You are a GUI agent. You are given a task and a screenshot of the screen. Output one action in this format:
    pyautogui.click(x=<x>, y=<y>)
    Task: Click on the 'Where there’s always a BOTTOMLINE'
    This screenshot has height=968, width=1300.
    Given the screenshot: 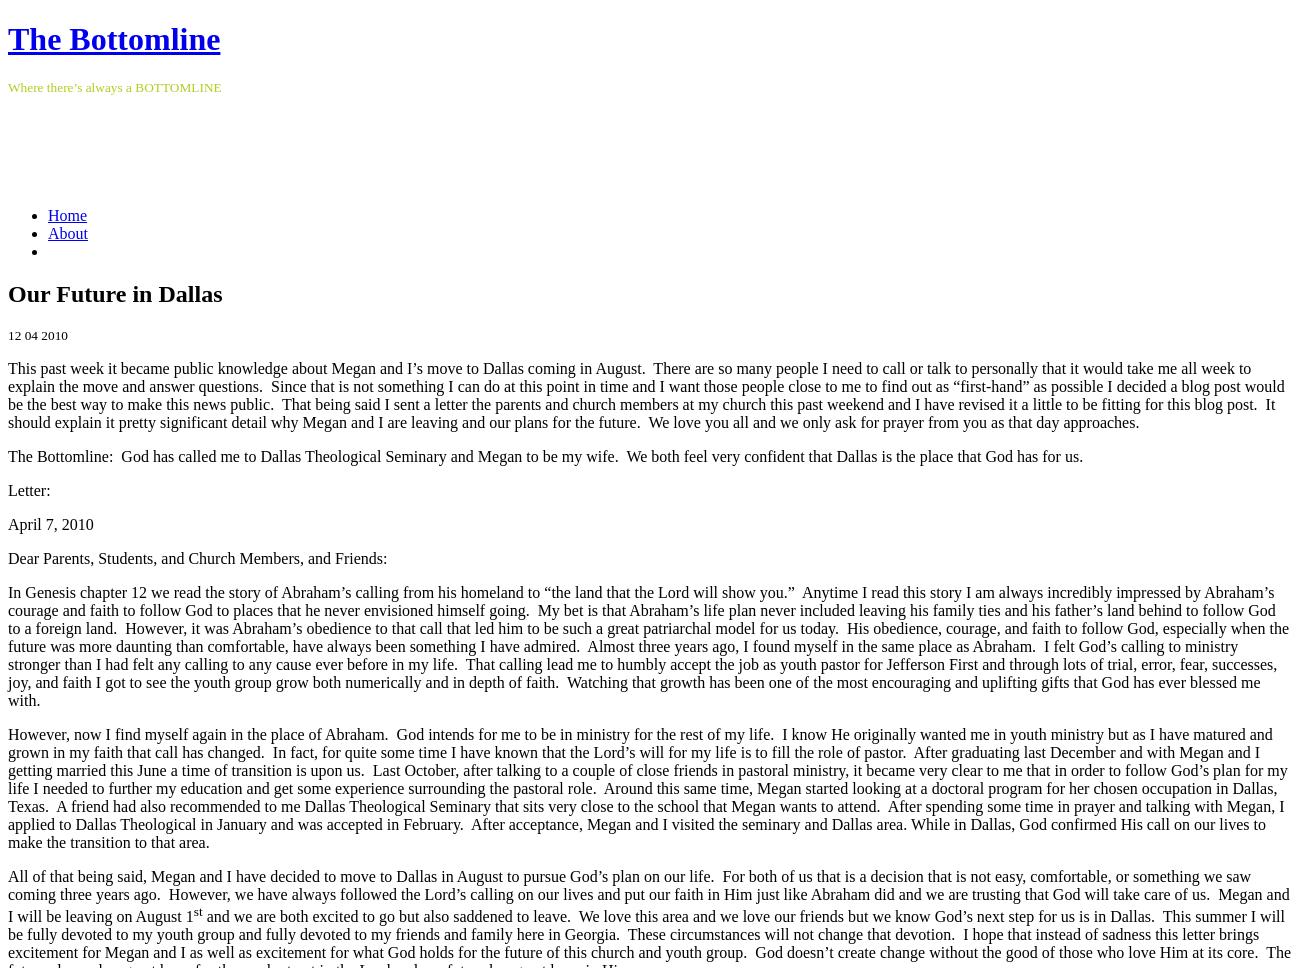 What is the action you would take?
    pyautogui.click(x=113, y=86)
    